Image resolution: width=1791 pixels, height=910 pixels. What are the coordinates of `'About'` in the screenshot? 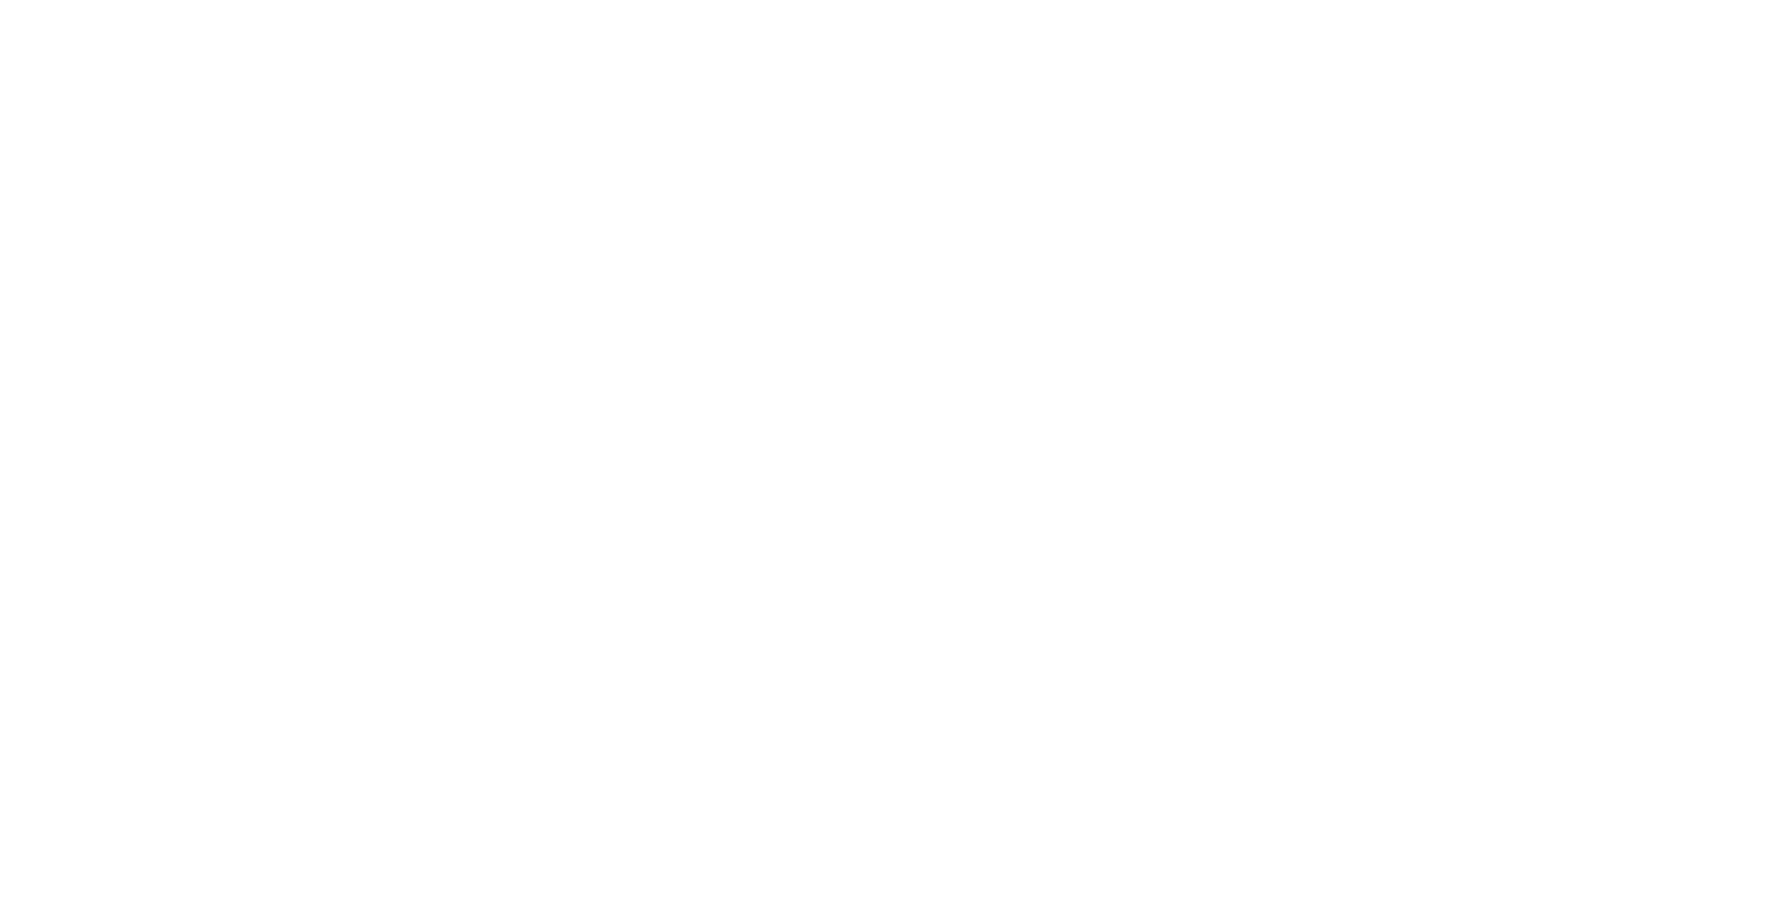 It's located at (1328, 656).